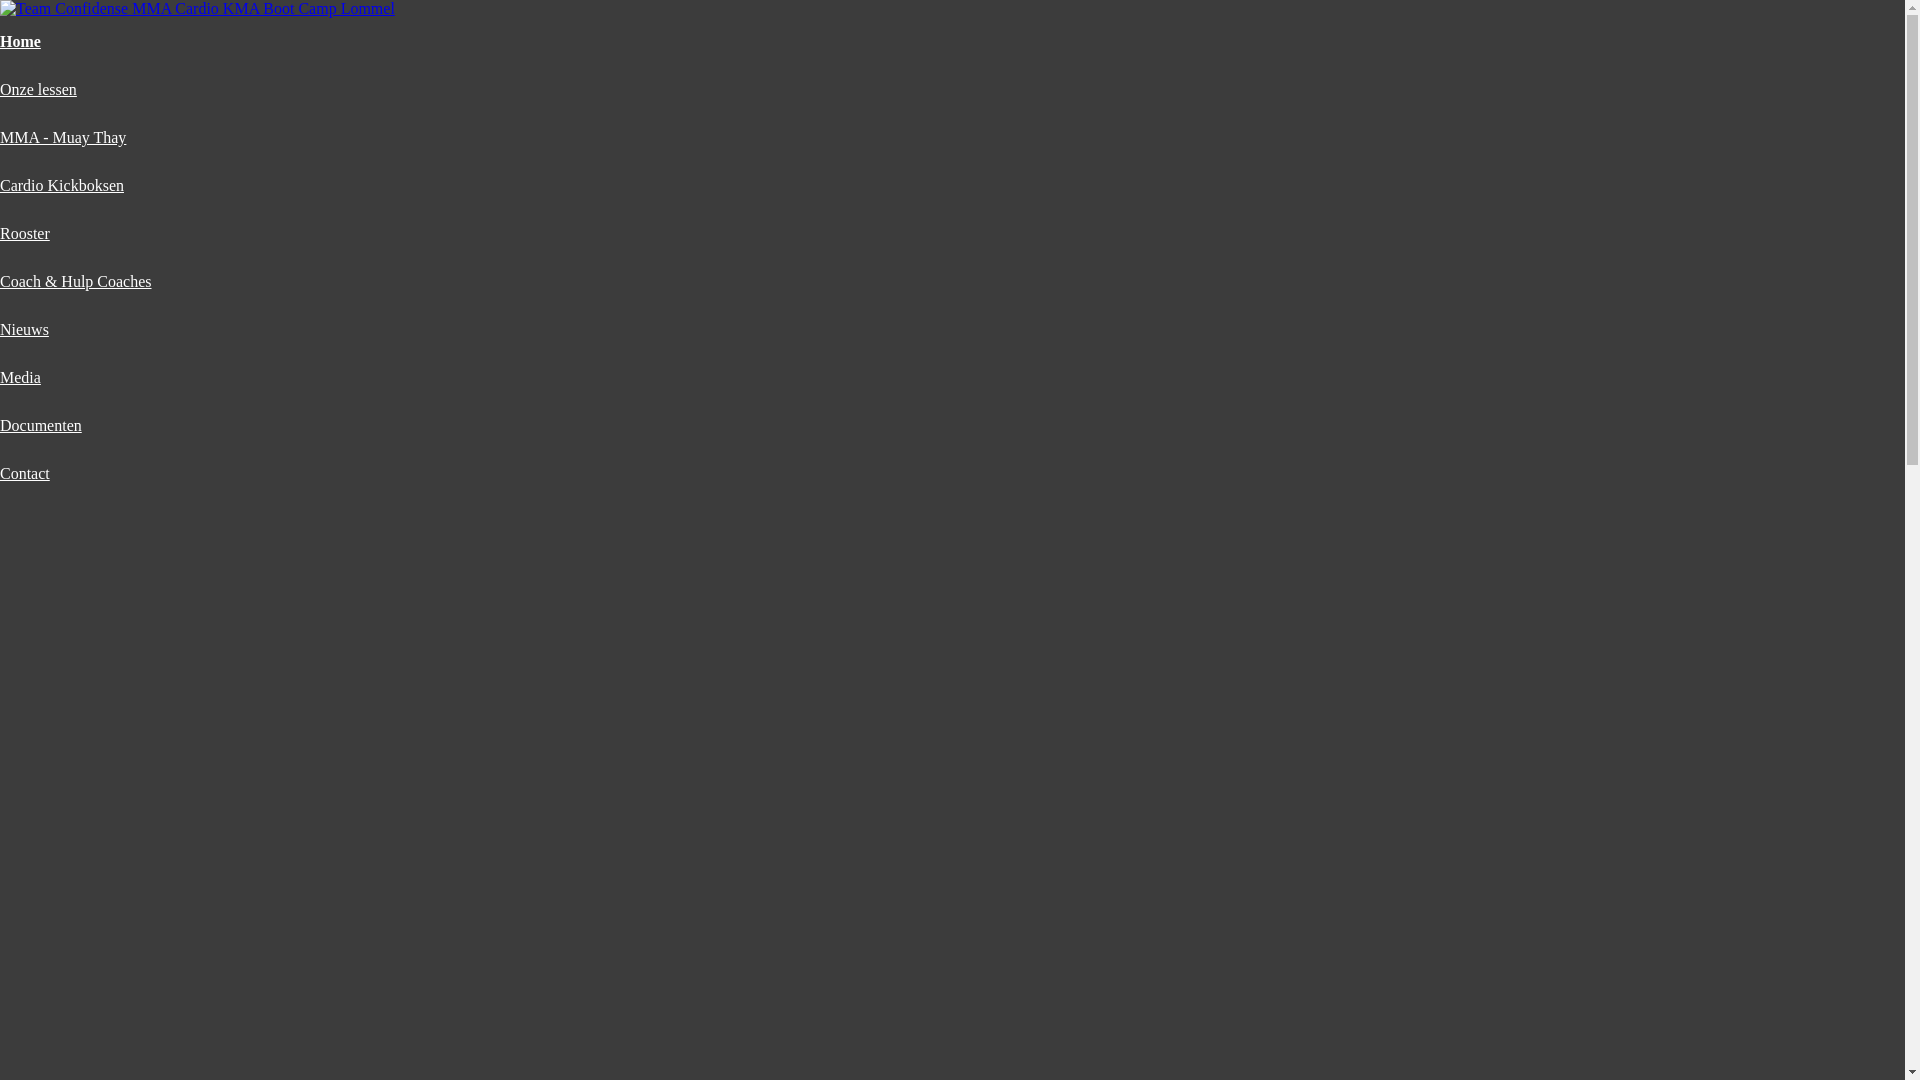 The width and height of the screenshot is (1920, 1080). What do you see at coordinates (41, 424) in the screenshot?
I see `'Documenten'` at bounding box center [41, 424].